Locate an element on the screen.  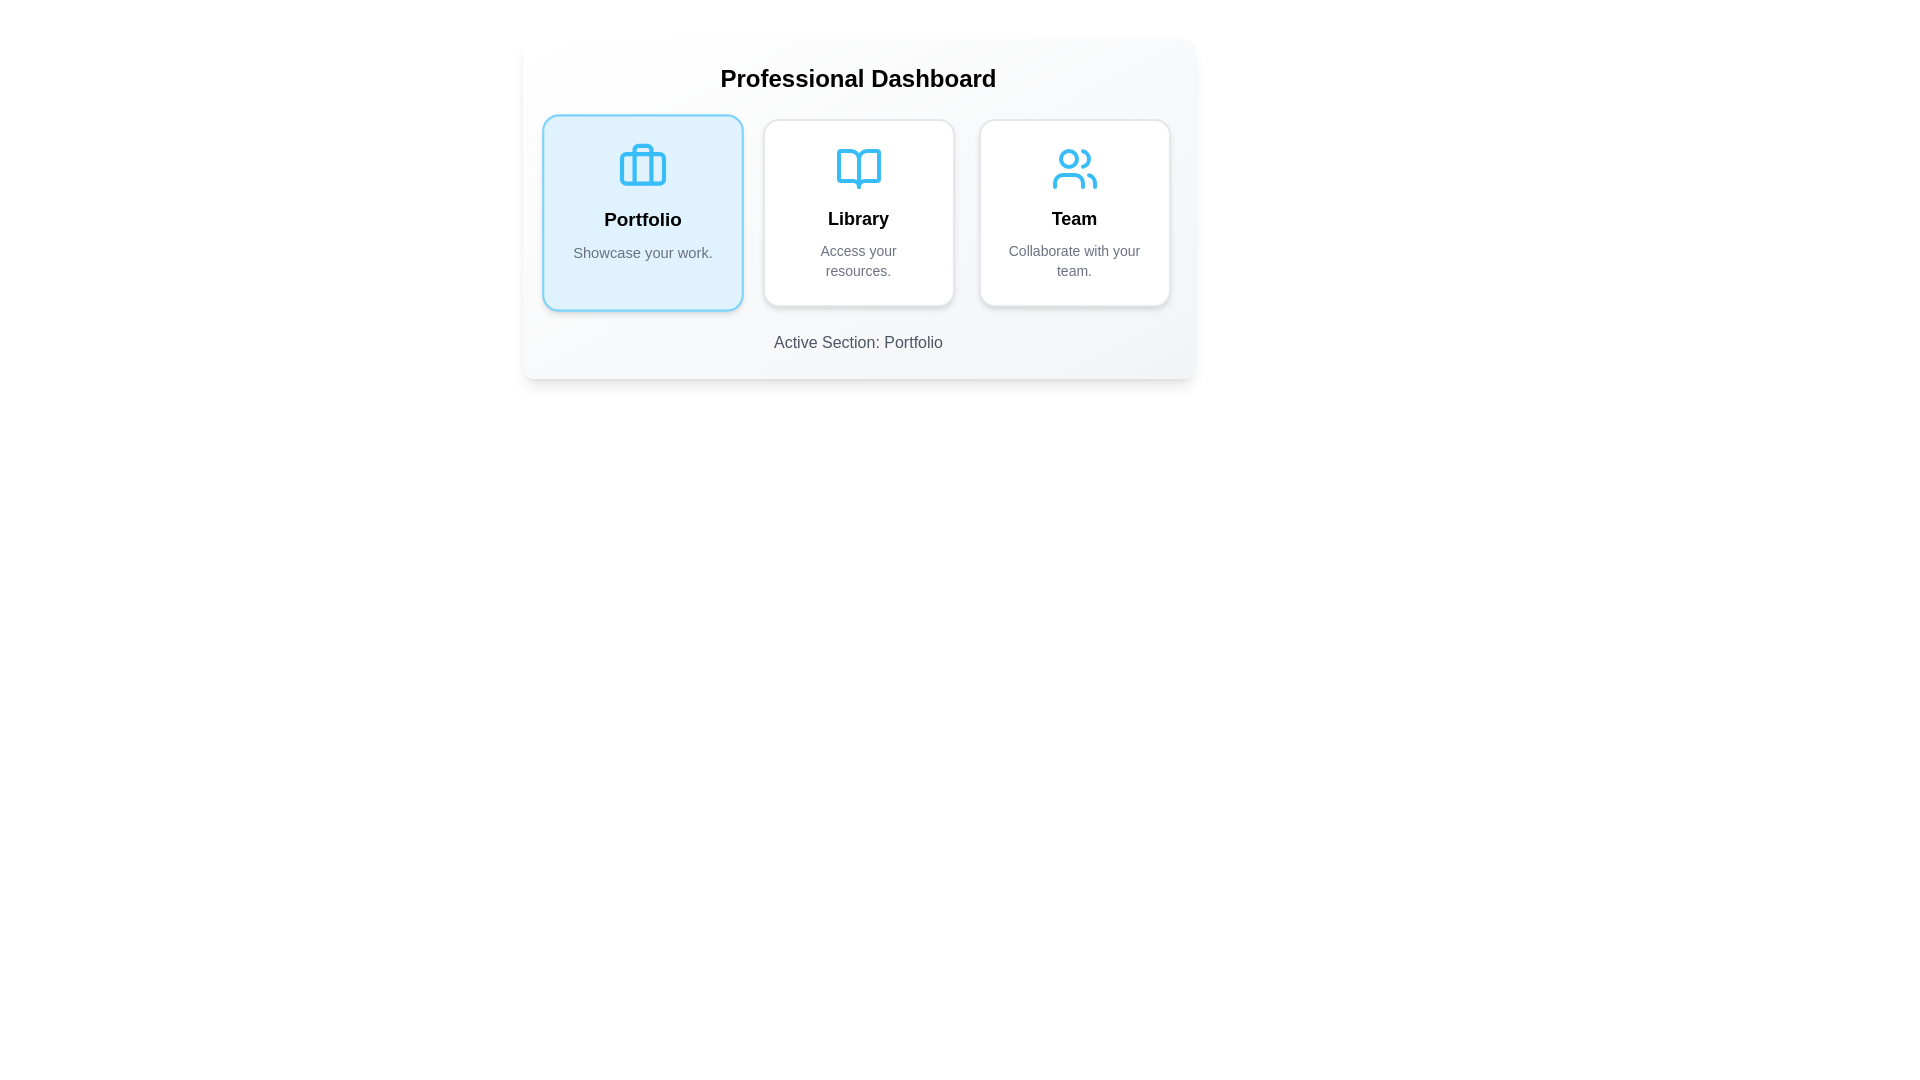
the Library card to select it is located at coordinates (858, 212).